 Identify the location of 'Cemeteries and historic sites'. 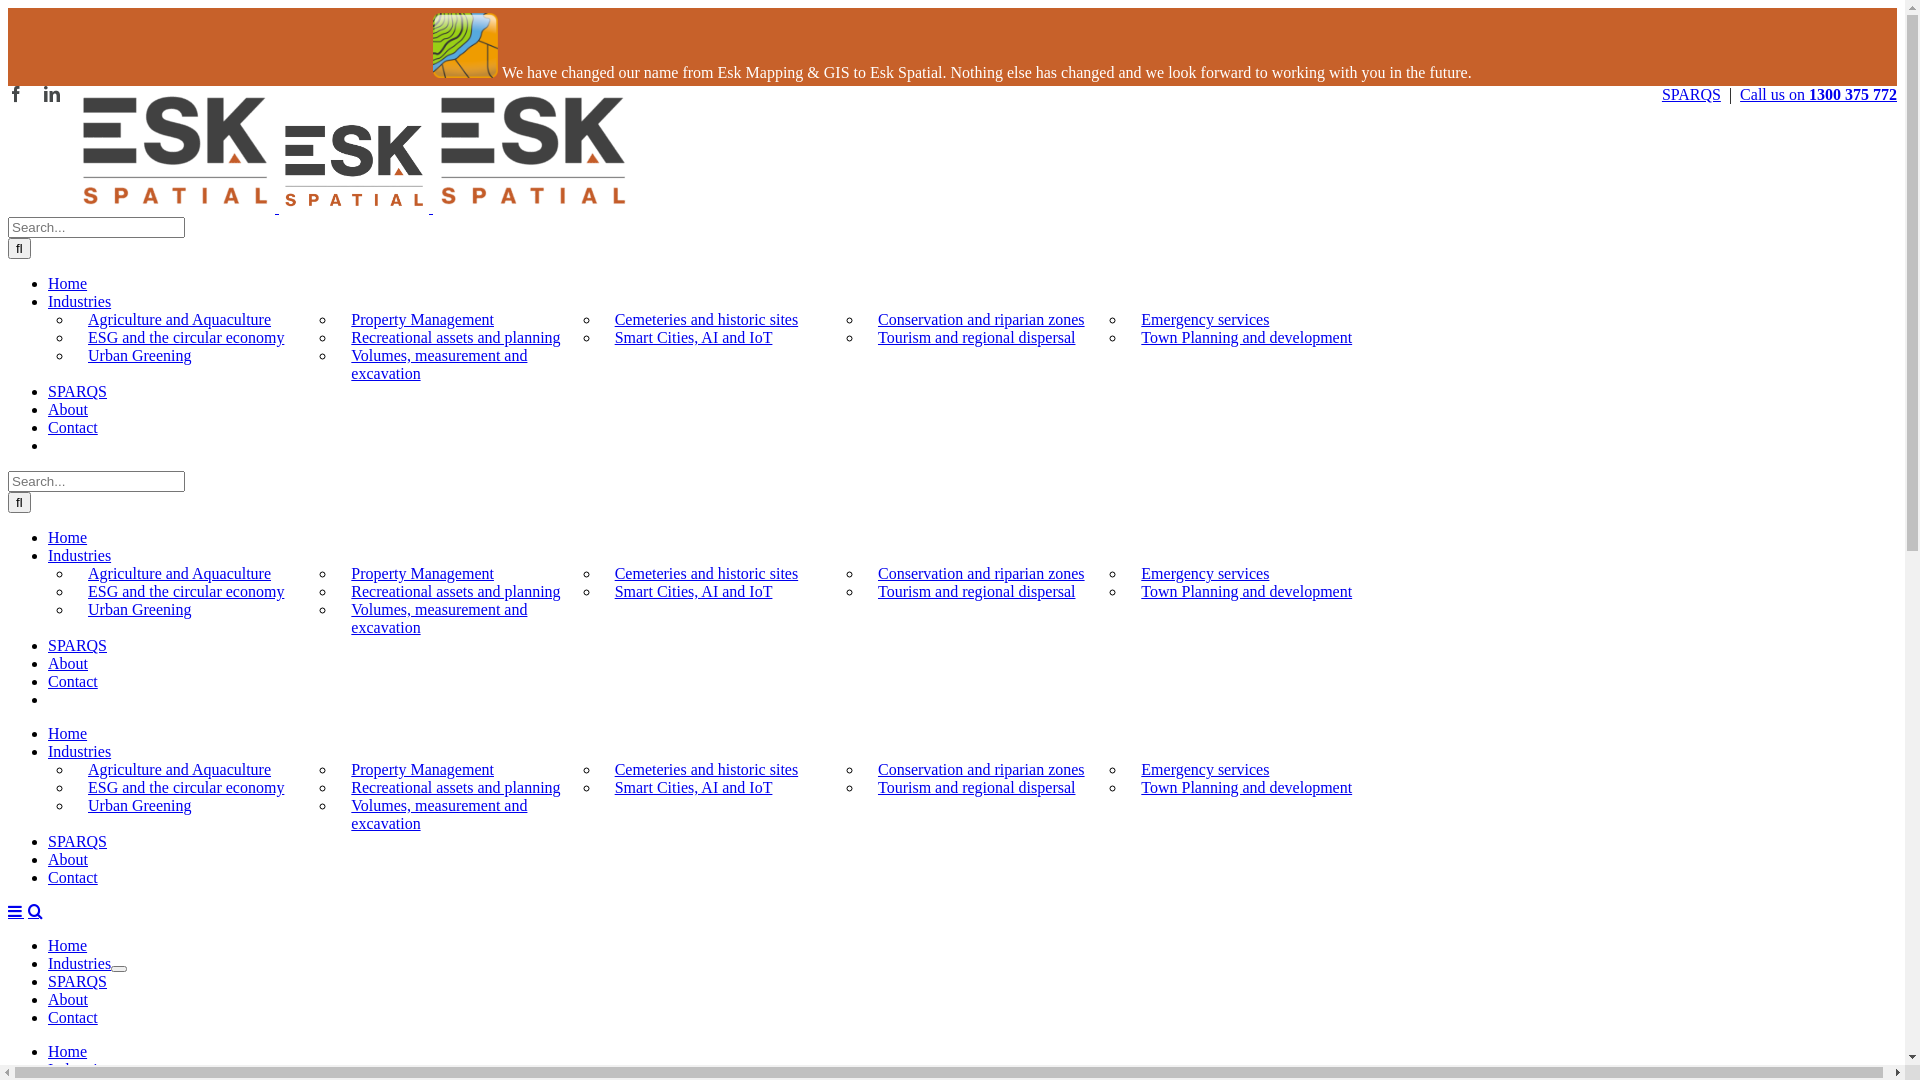
(706, 768).